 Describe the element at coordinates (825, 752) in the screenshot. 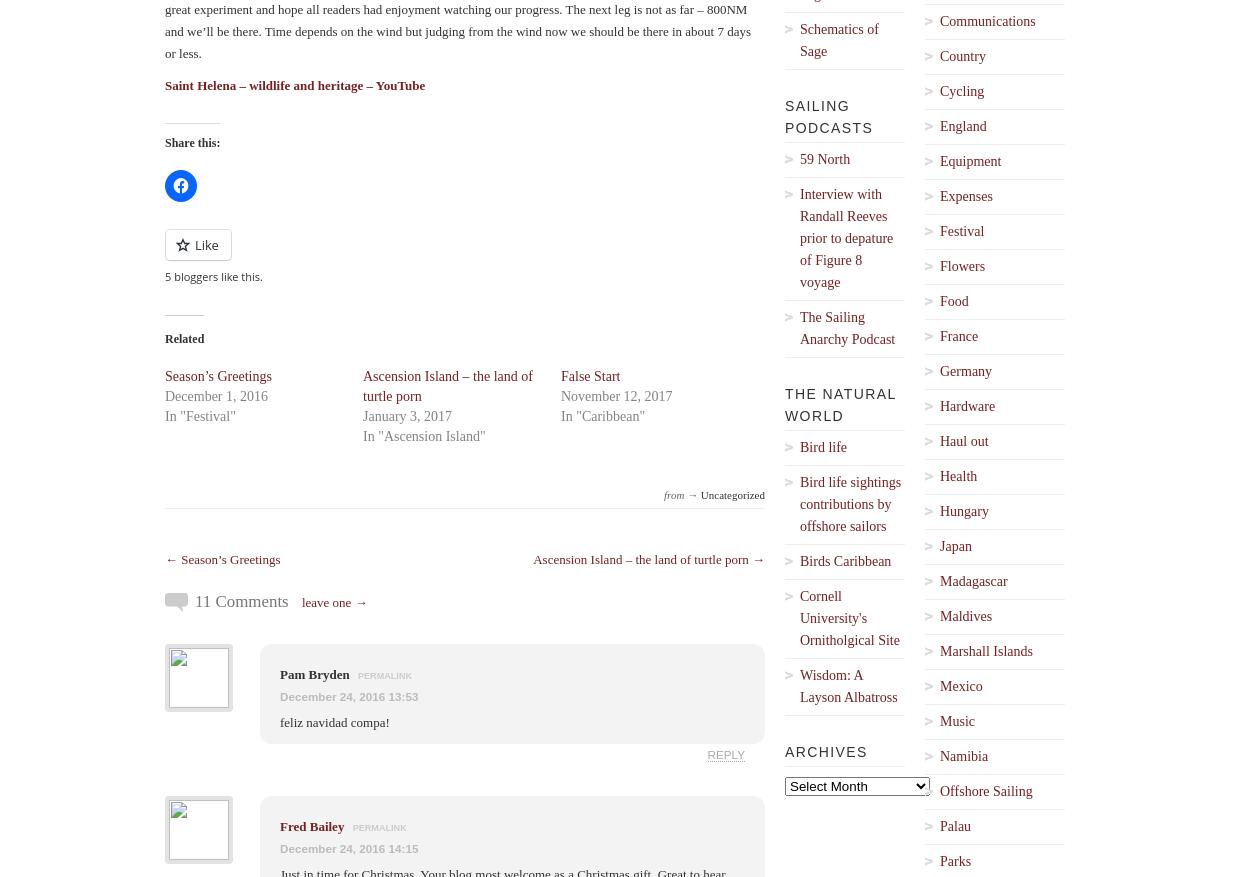

I see `'Archives'` at that location.